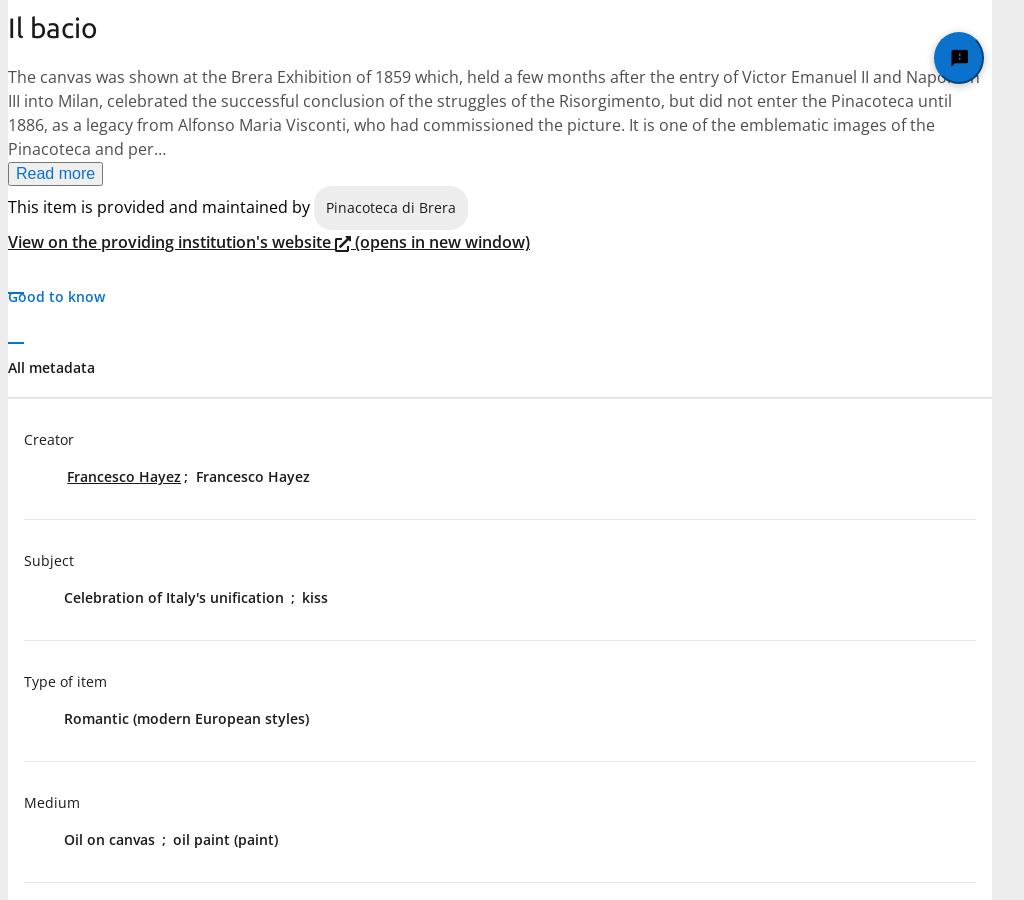 The height and width of the screenshot is (900, 1024). I want to click on 'Celebration of Italy's unification', so click(176, 597).